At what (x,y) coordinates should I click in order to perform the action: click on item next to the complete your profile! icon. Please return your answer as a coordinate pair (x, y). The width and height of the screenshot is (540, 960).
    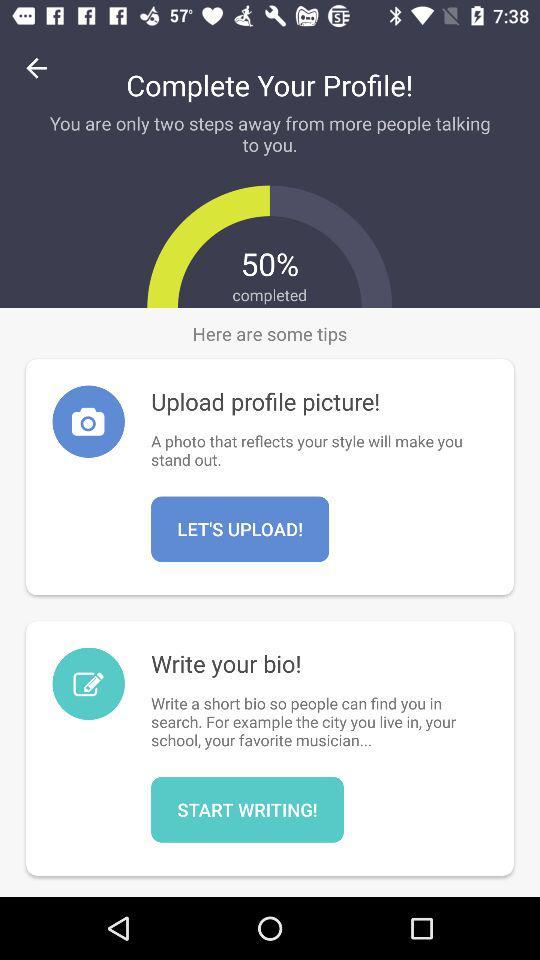
    Looking at the image, I should click on (36, 68).